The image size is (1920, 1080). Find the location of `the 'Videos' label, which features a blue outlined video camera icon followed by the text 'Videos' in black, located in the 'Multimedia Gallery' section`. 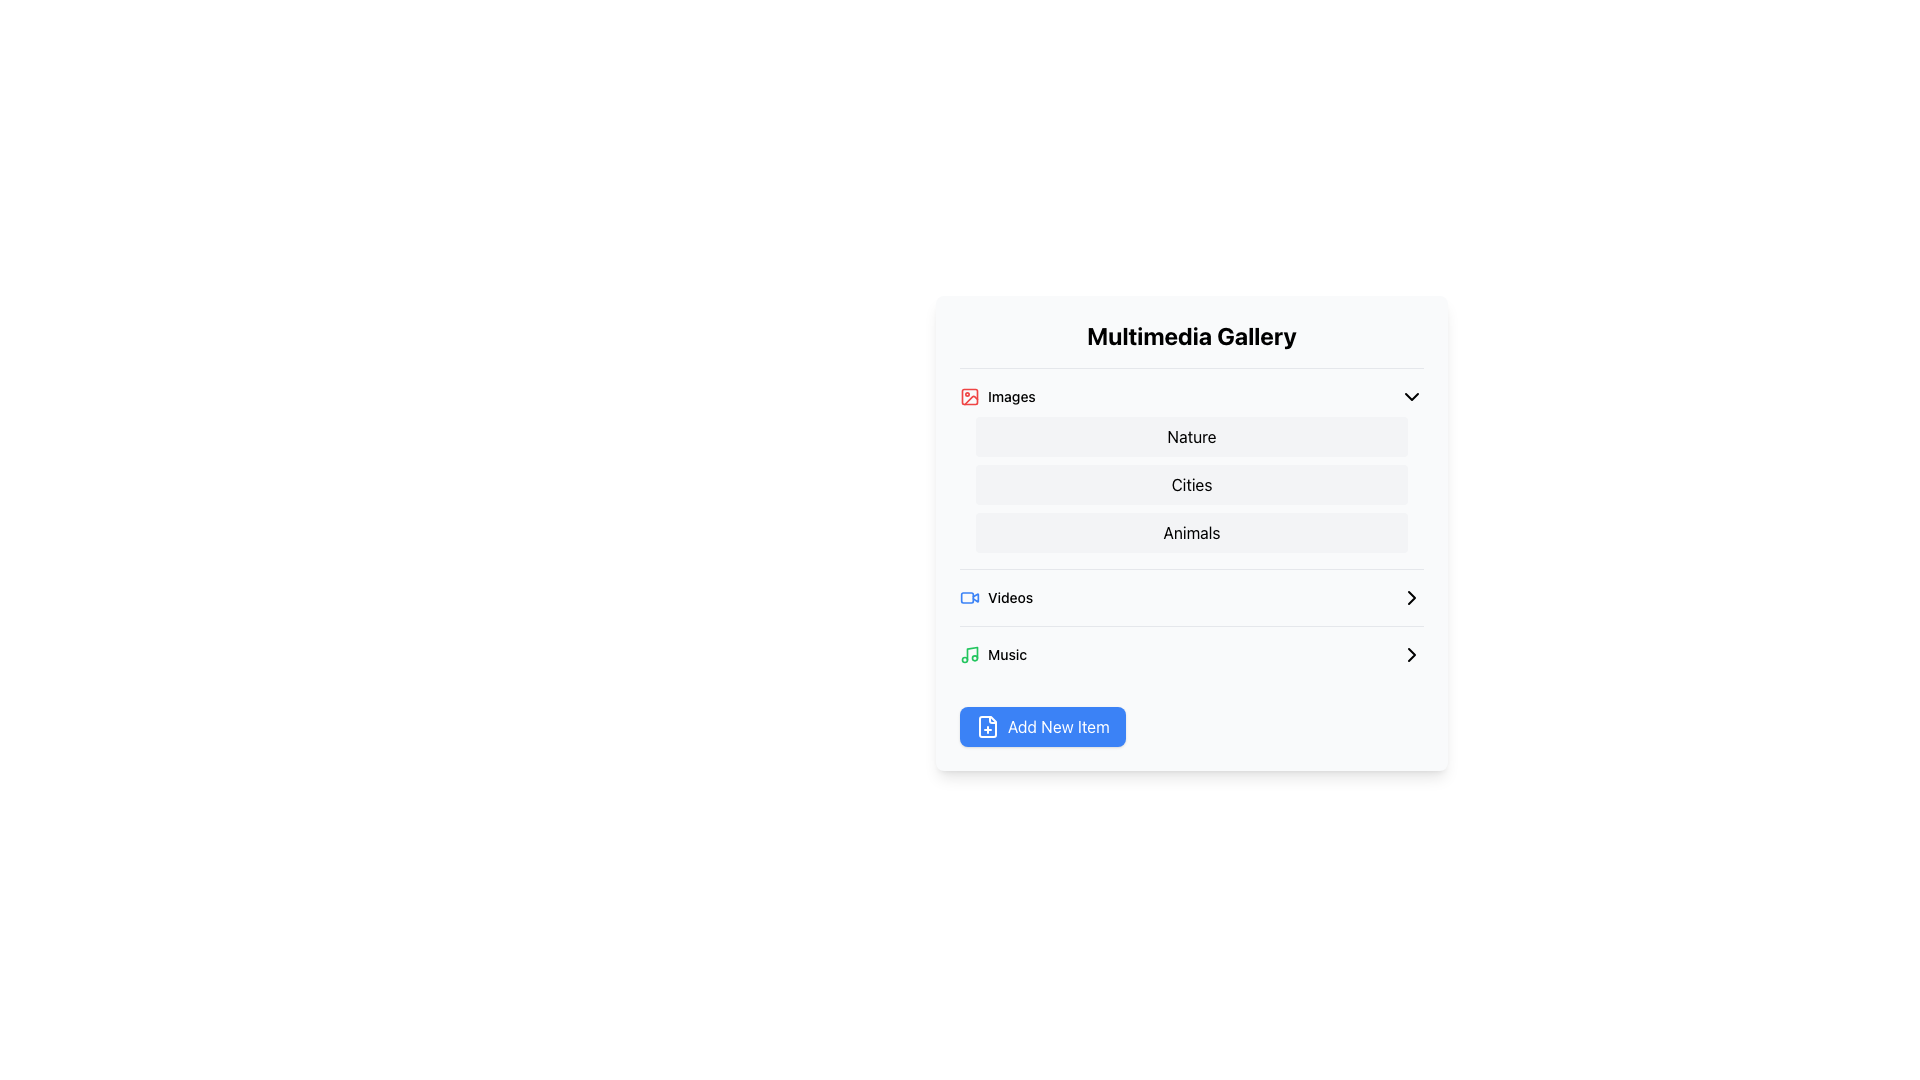

the 'Videos' label, which features a blue outlined video camera icon followed by the text 'Videos' in black, located in the 'Multimedia Gallery' section is located at coordinates (996, 596).